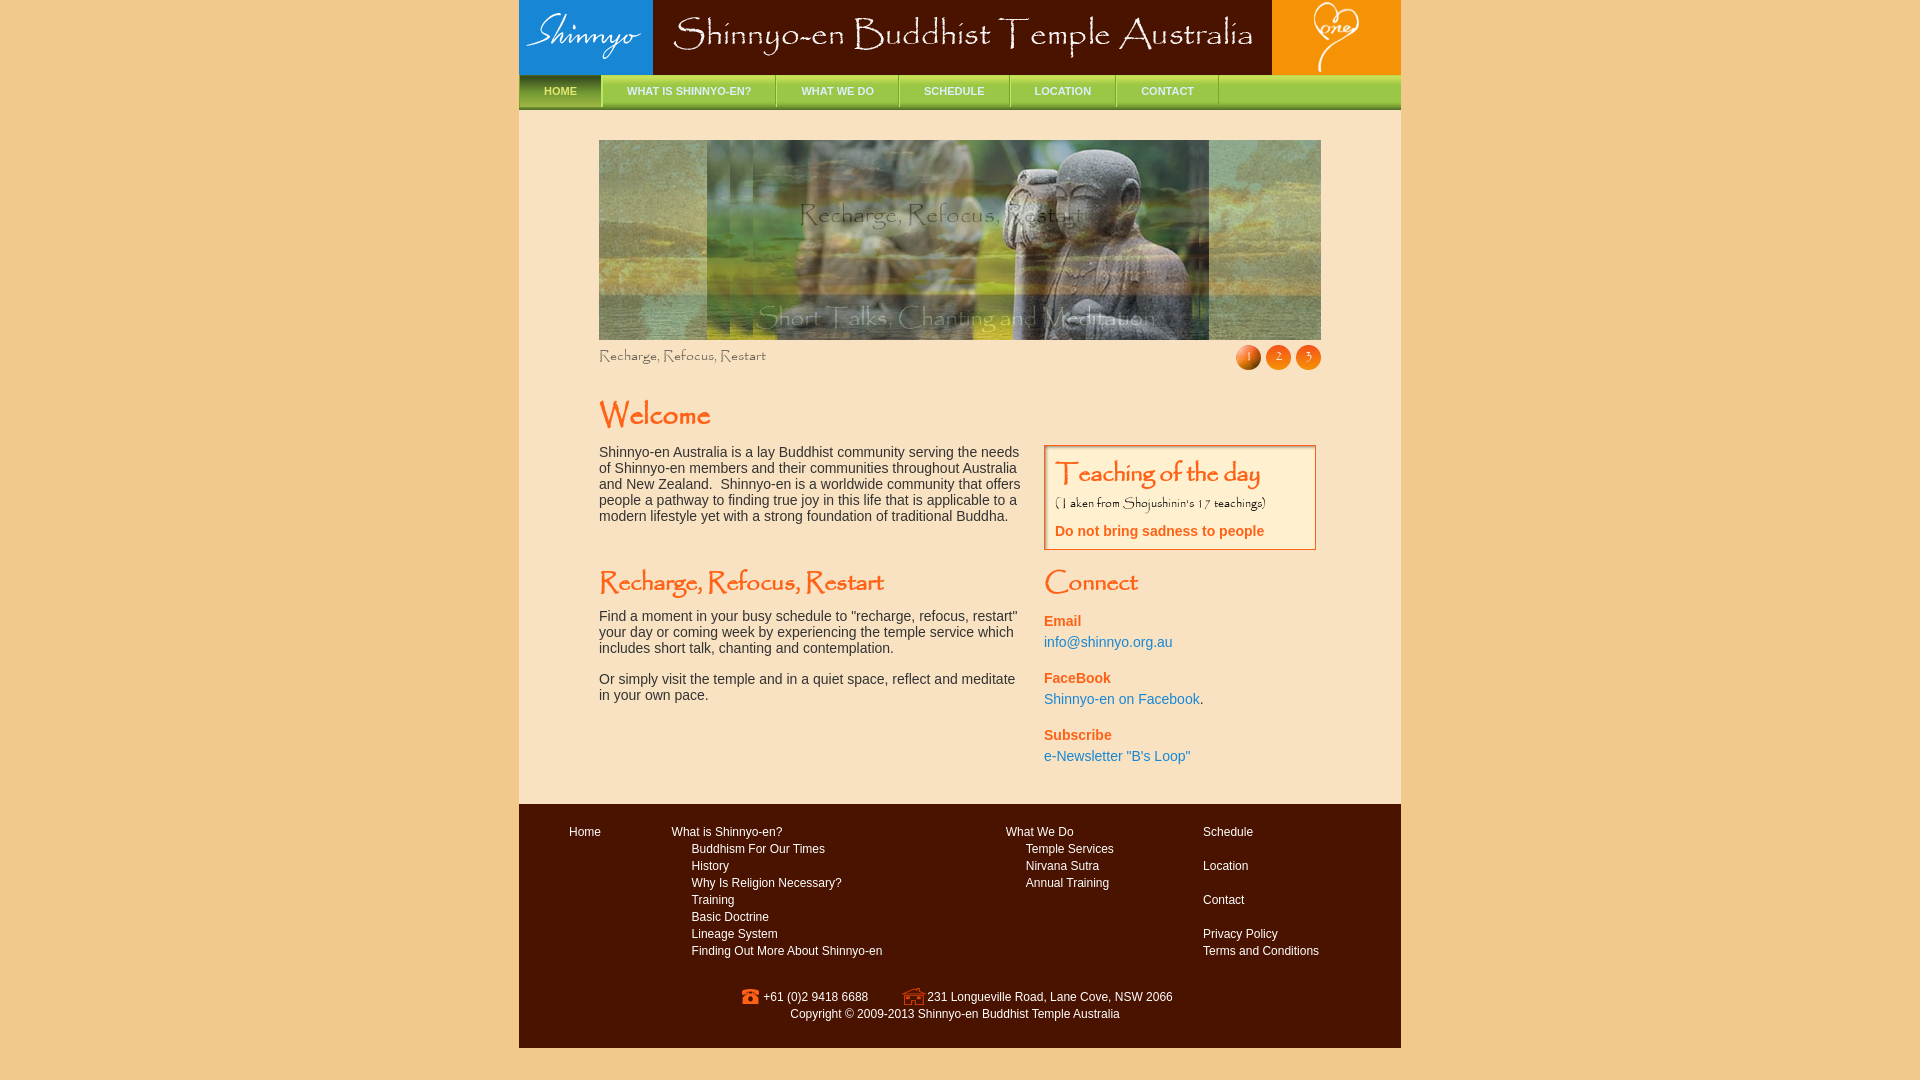 The image size is (1920, 1080). What do you see at coordinates (1239, 934) in the screenshot?
I see `'Privacy Policy'` at bounding box center [1239, 934].